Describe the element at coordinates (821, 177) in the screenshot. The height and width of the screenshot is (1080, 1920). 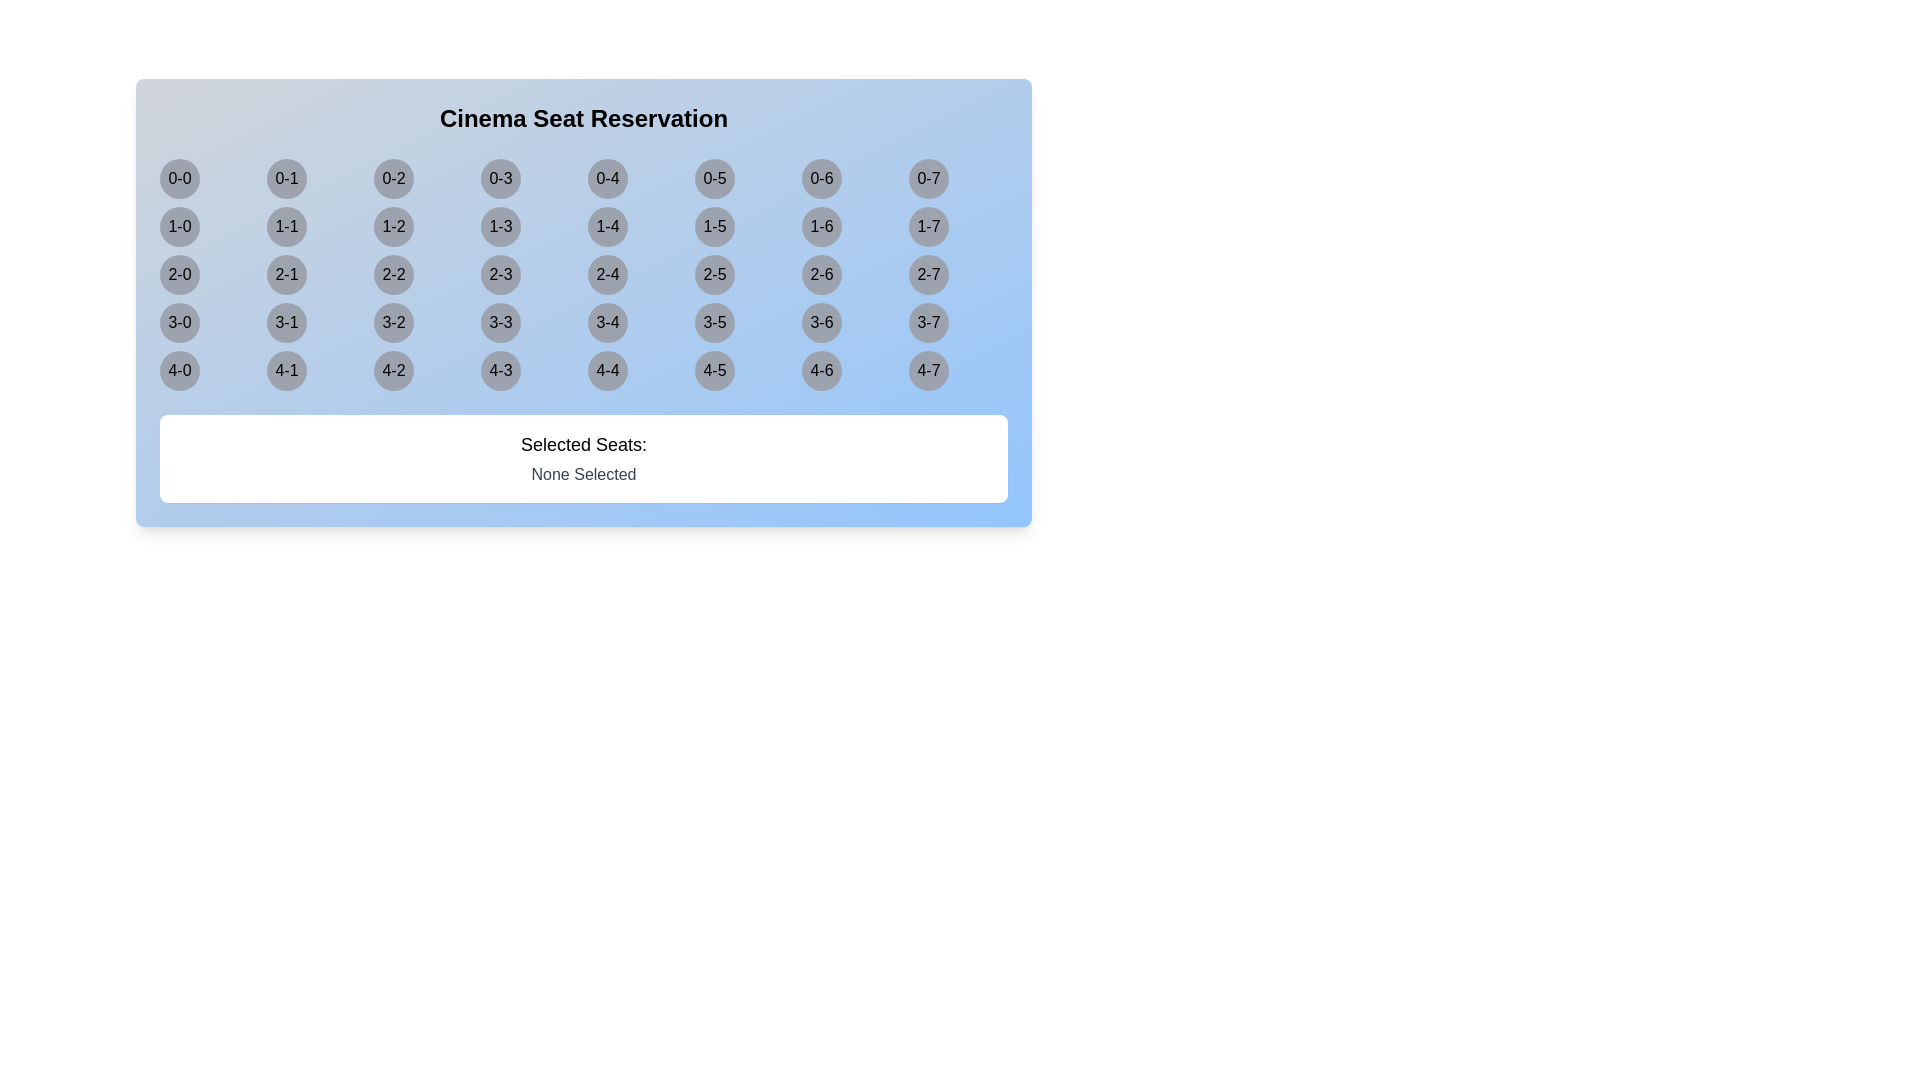
I see `the selectable seat option button located in the first row and seventh column of the cinema seat reservation system` at that location.